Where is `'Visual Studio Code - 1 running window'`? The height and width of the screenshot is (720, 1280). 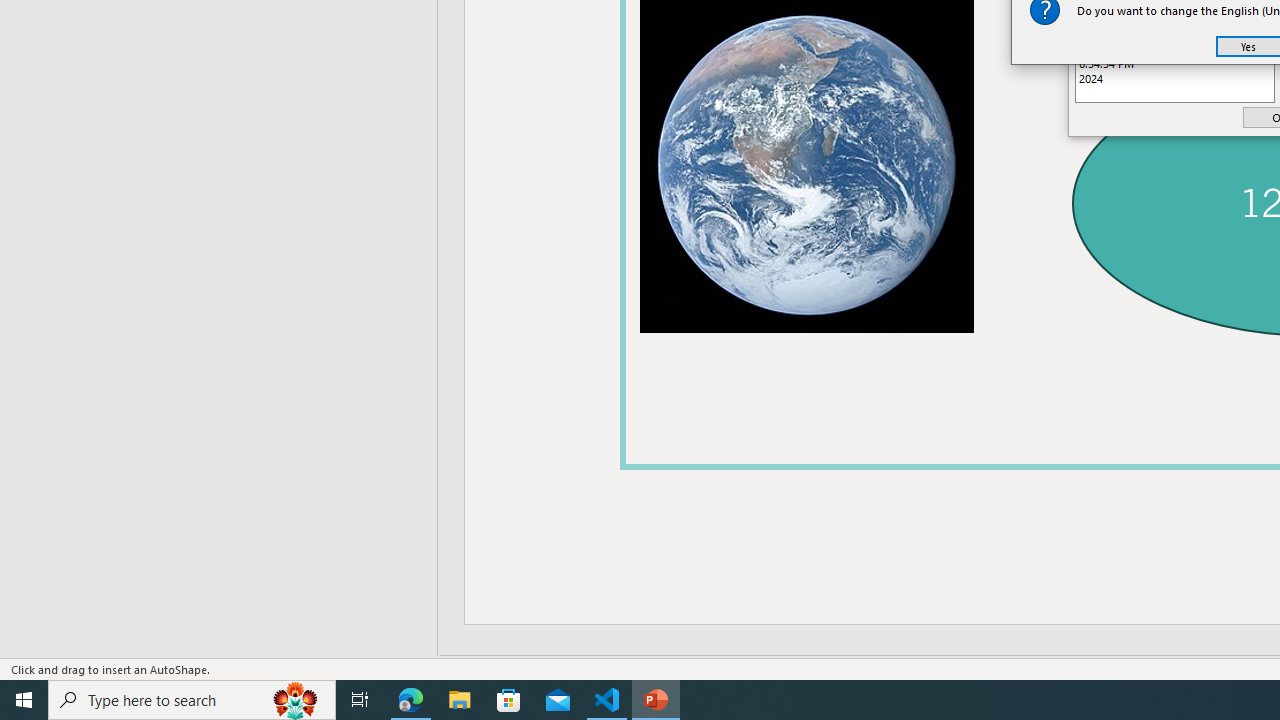 'Visual Studio Code - 1 running window' is located at coordinates (606, 698).